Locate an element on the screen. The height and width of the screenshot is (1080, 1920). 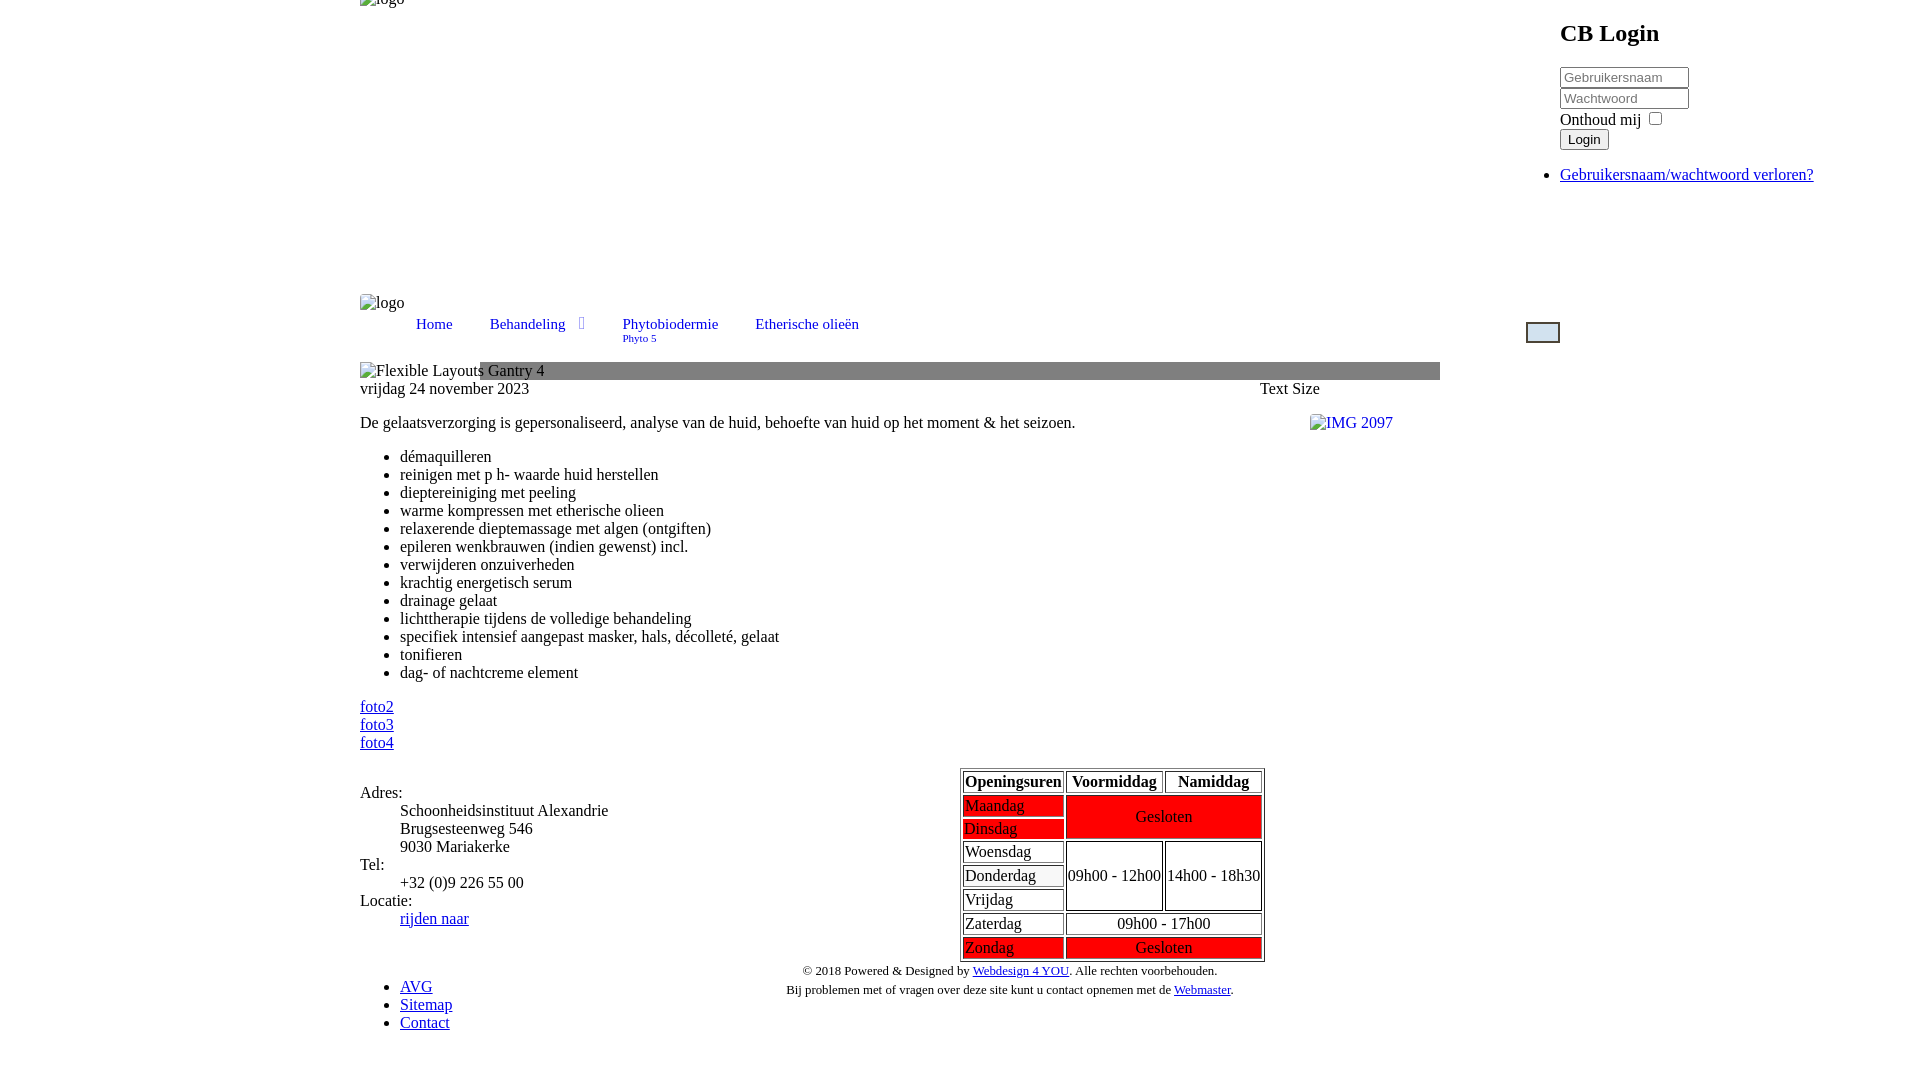
'rijden naar' is located at coordinates (433, 918).